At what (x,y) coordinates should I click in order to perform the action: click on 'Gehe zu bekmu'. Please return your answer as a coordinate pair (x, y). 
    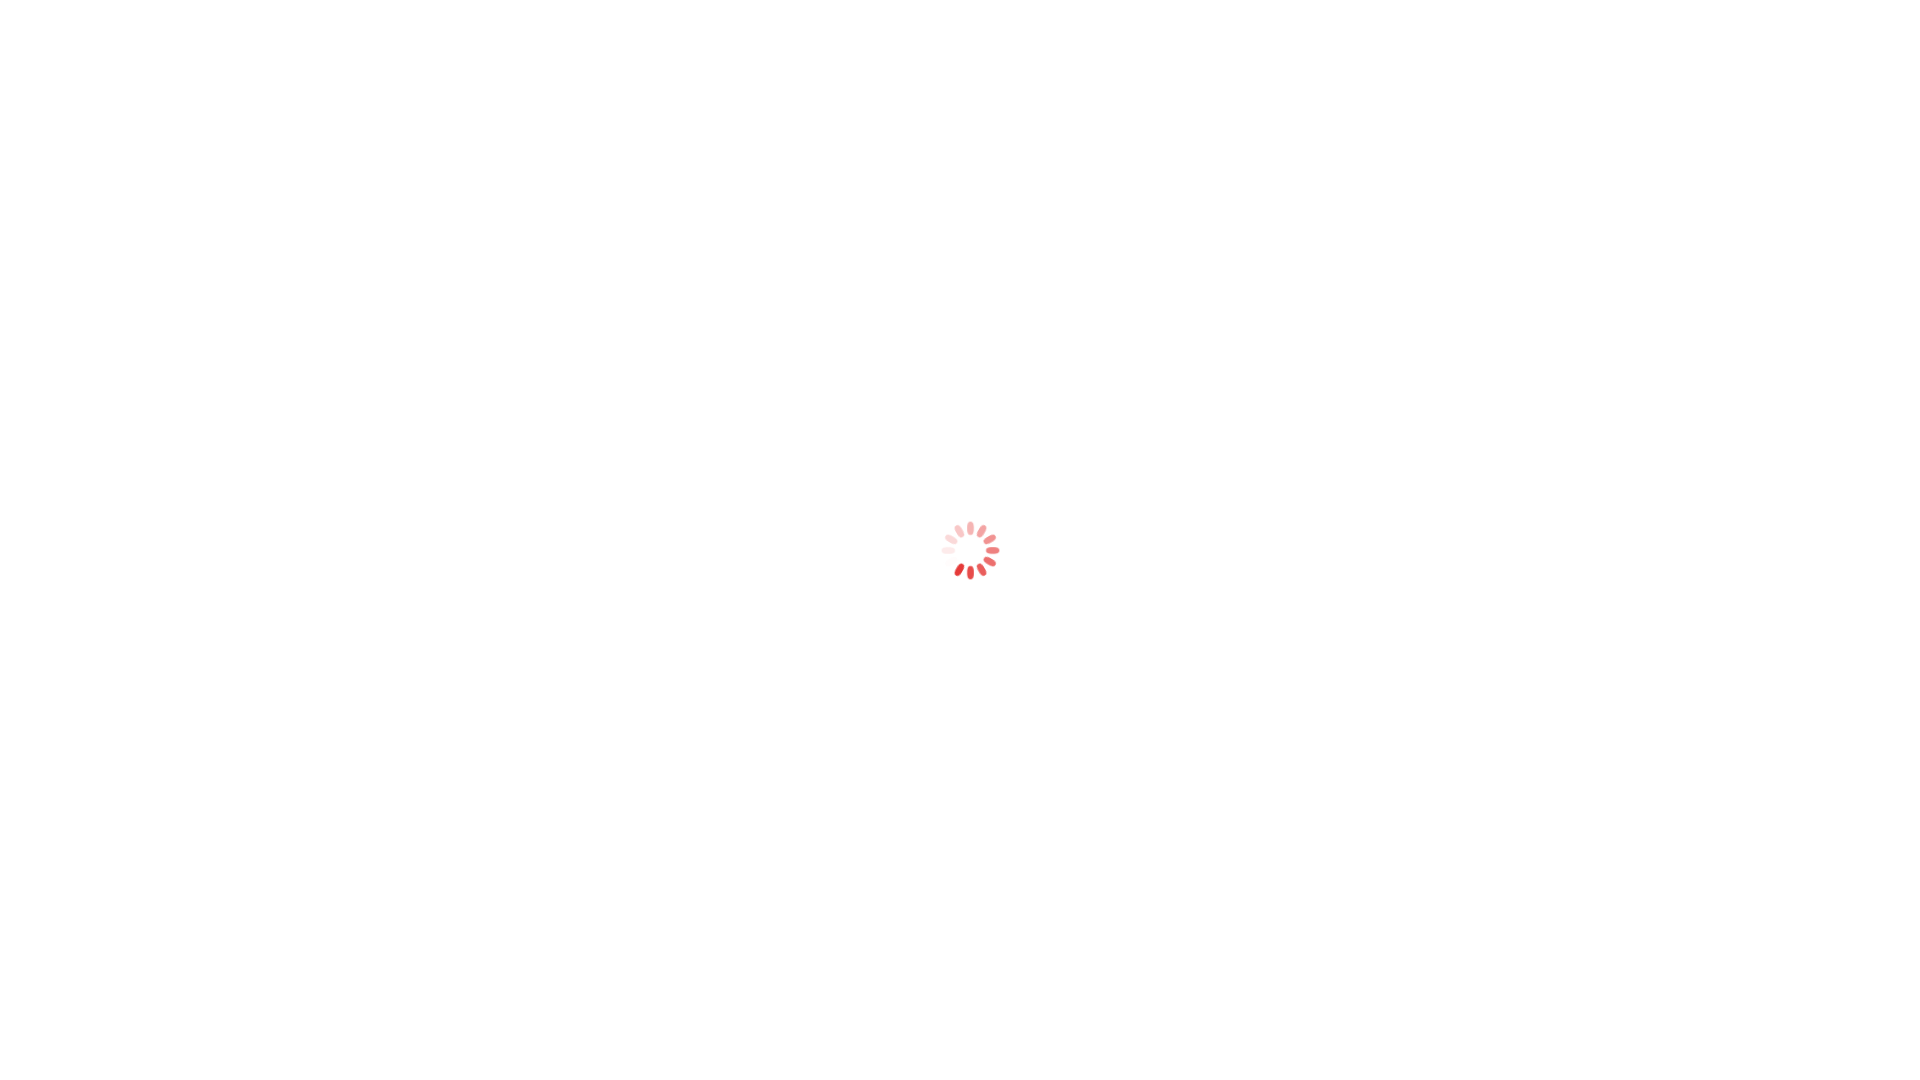
    Looking at the image, I should click on (126, 60).